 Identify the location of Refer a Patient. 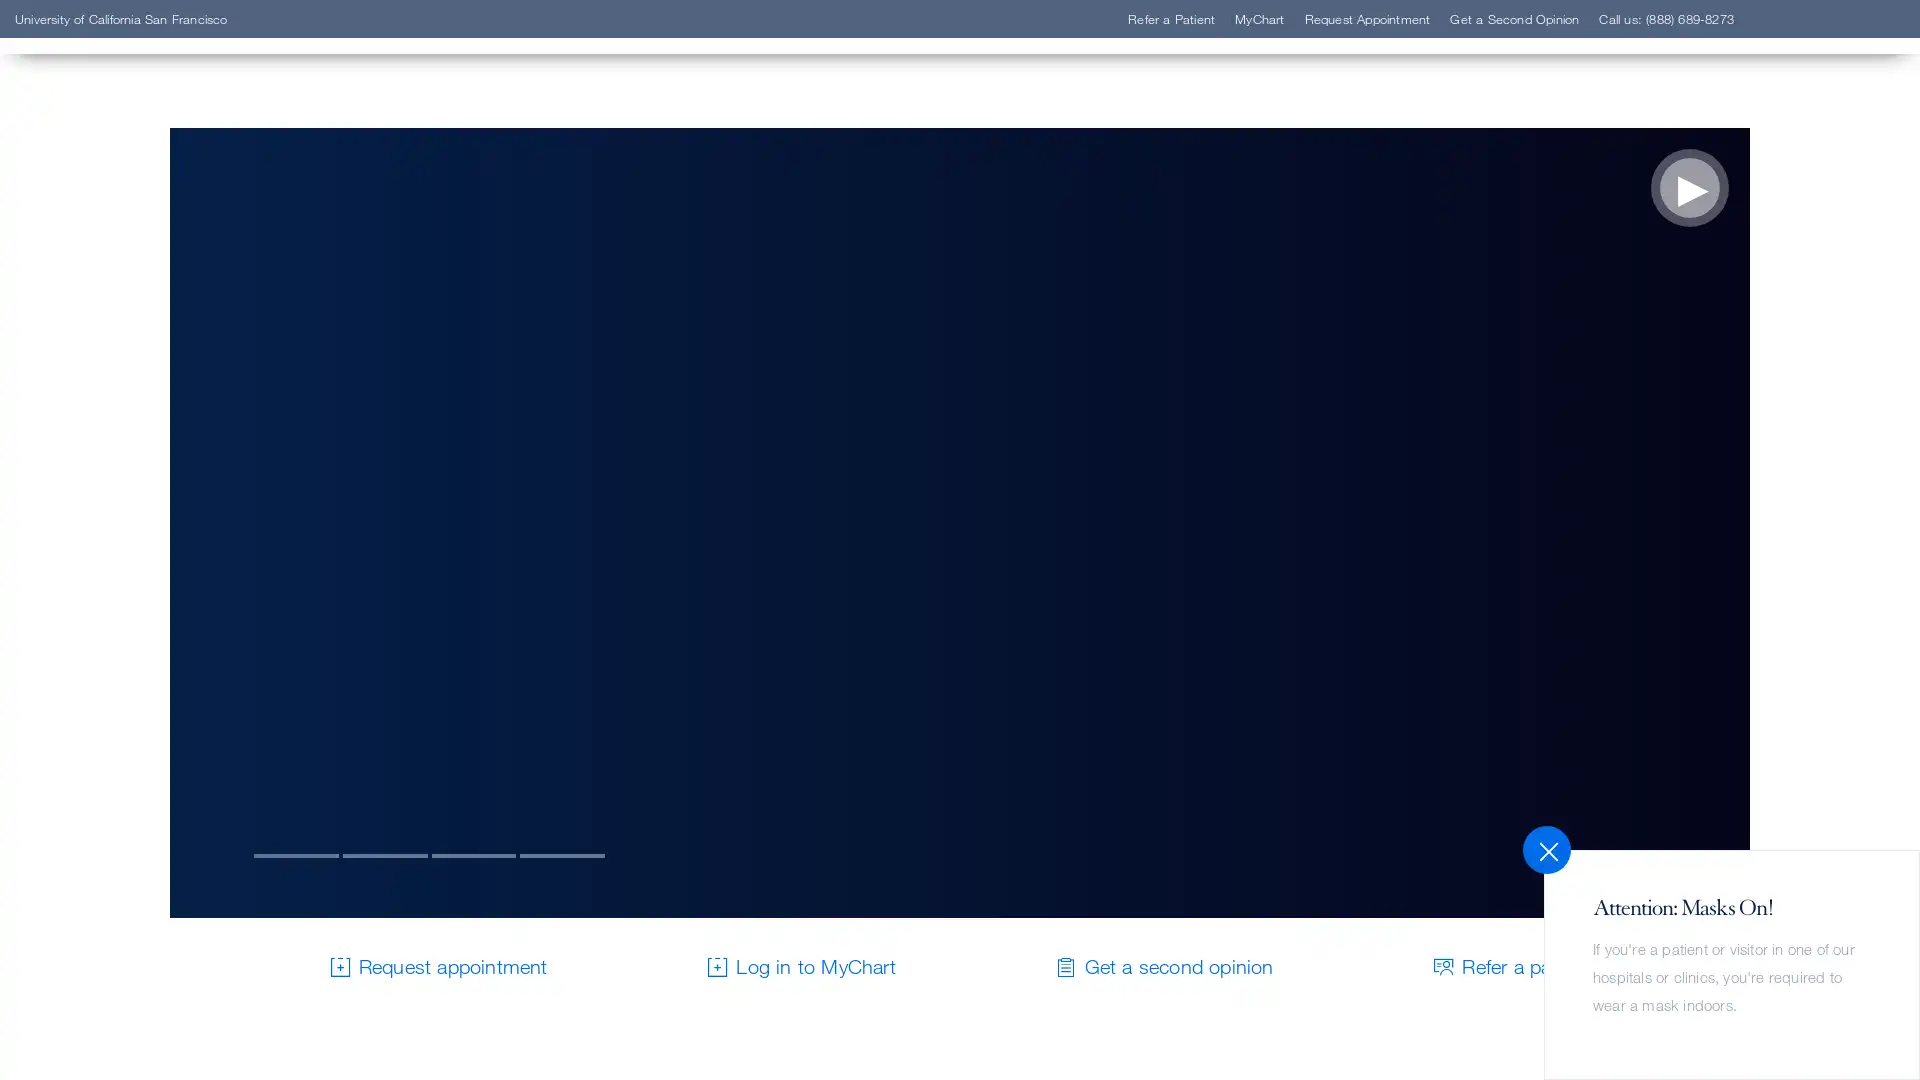
(143, 323).